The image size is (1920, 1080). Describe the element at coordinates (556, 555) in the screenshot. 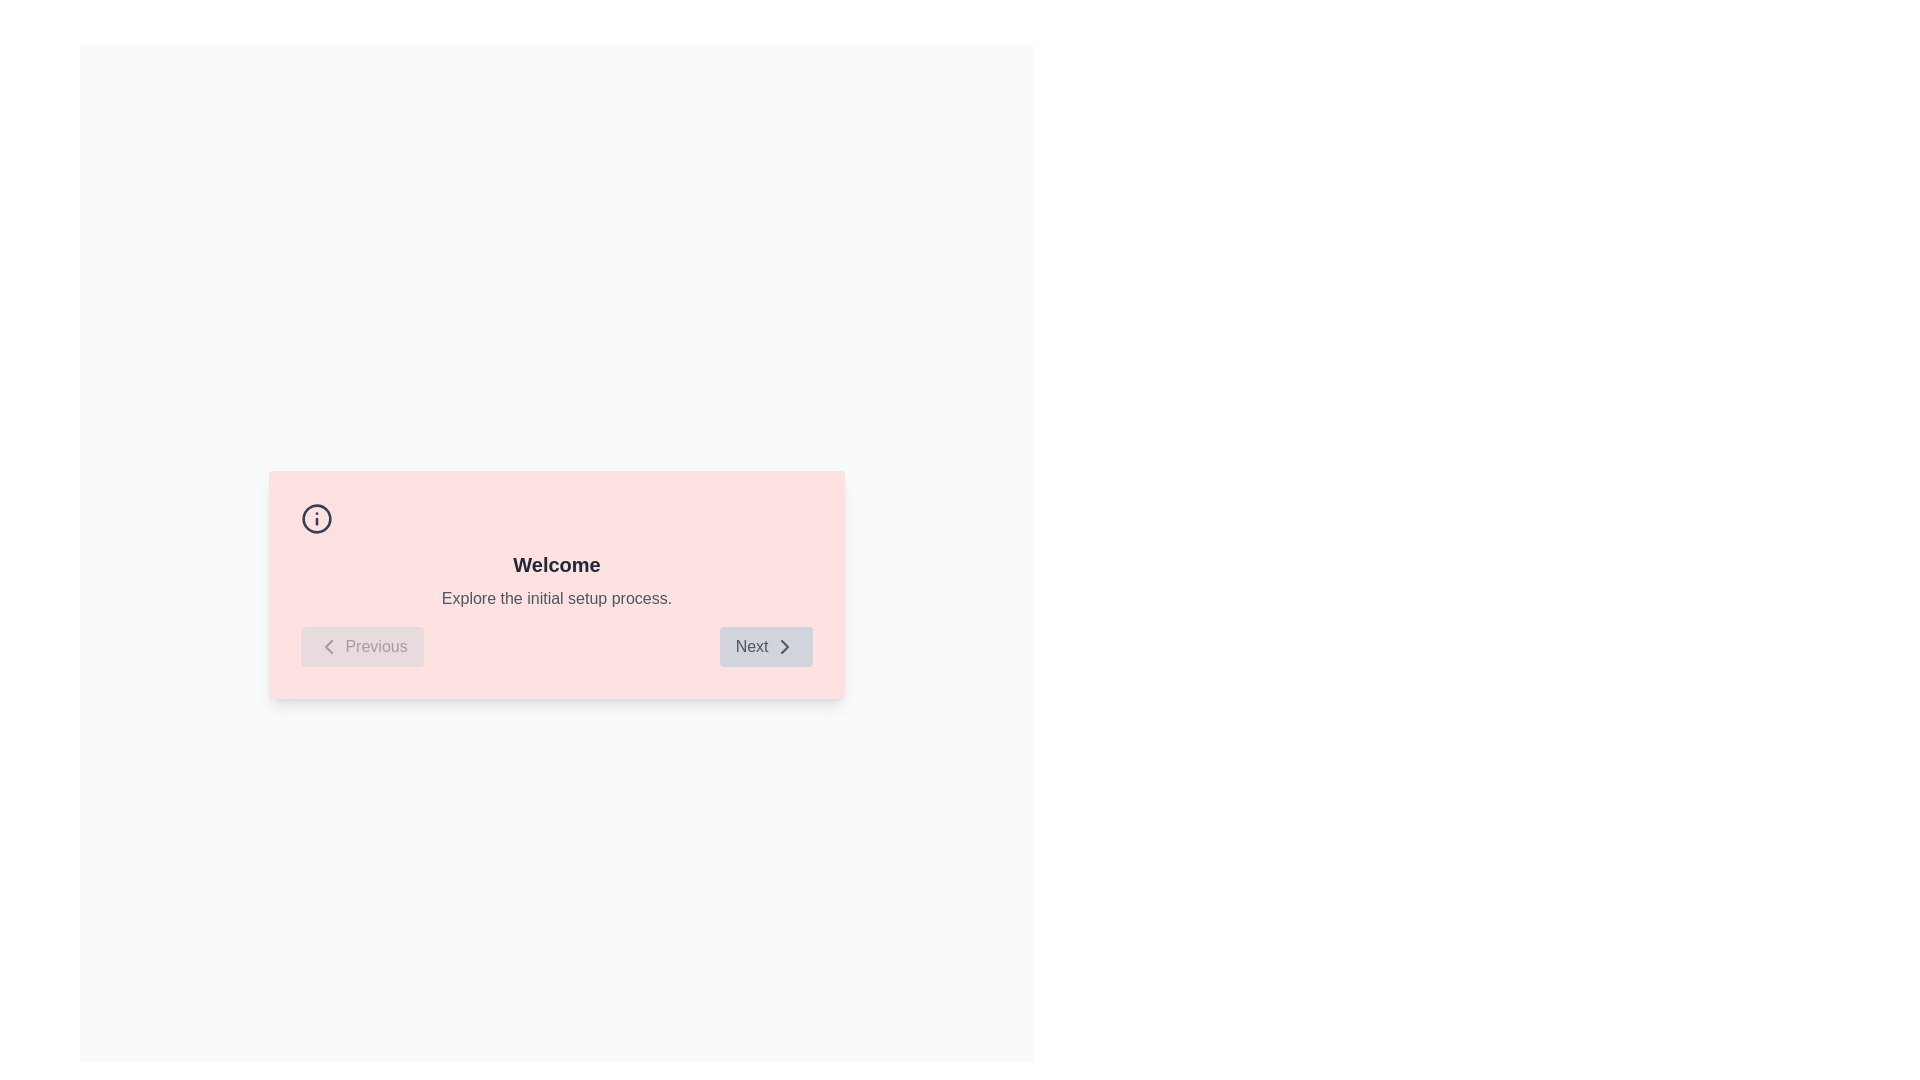

I see `welcome message from the Text Block located centrally above the 'Previous' and 'Next' buttons in a light pink background` at that location.